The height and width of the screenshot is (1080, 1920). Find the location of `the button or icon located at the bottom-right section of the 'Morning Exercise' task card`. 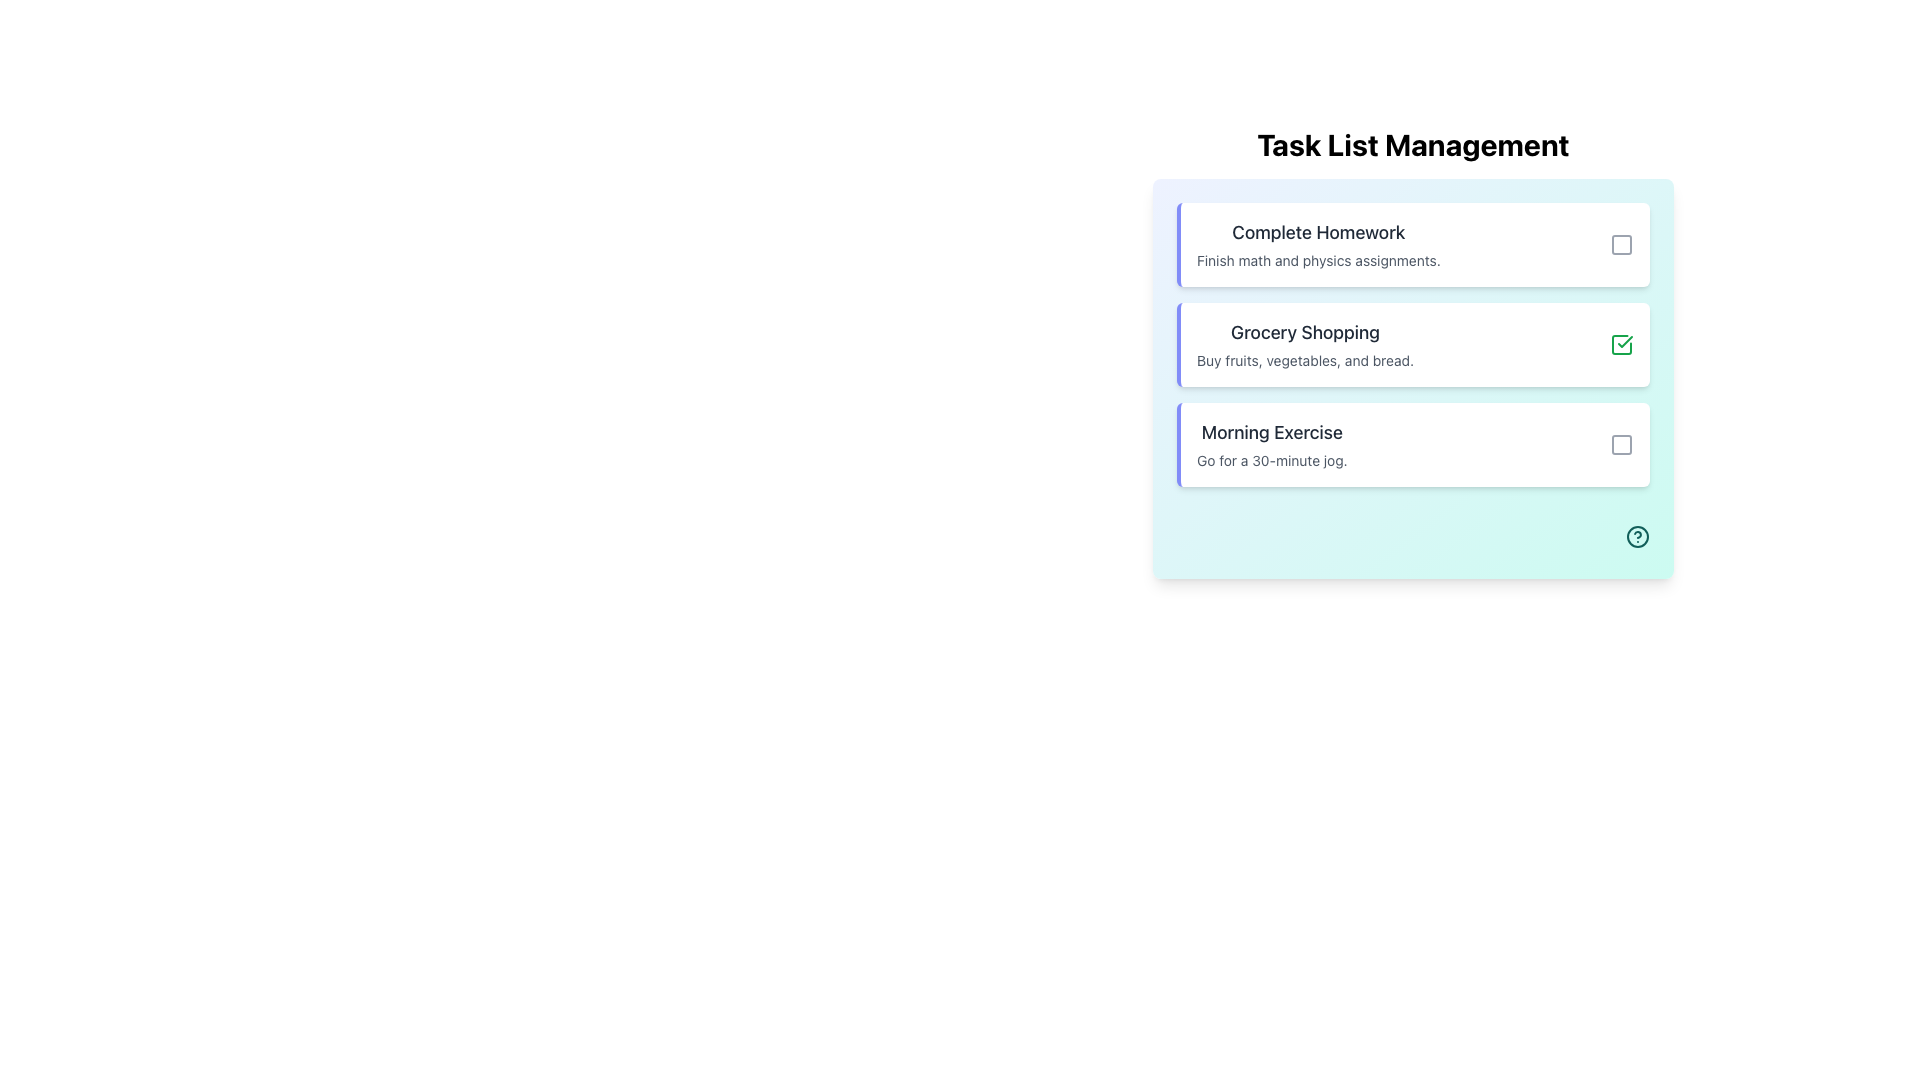

the button or icon located at the bottom-right section of the 'Morning Exercise' task card is located at coordinates (1622, 443).